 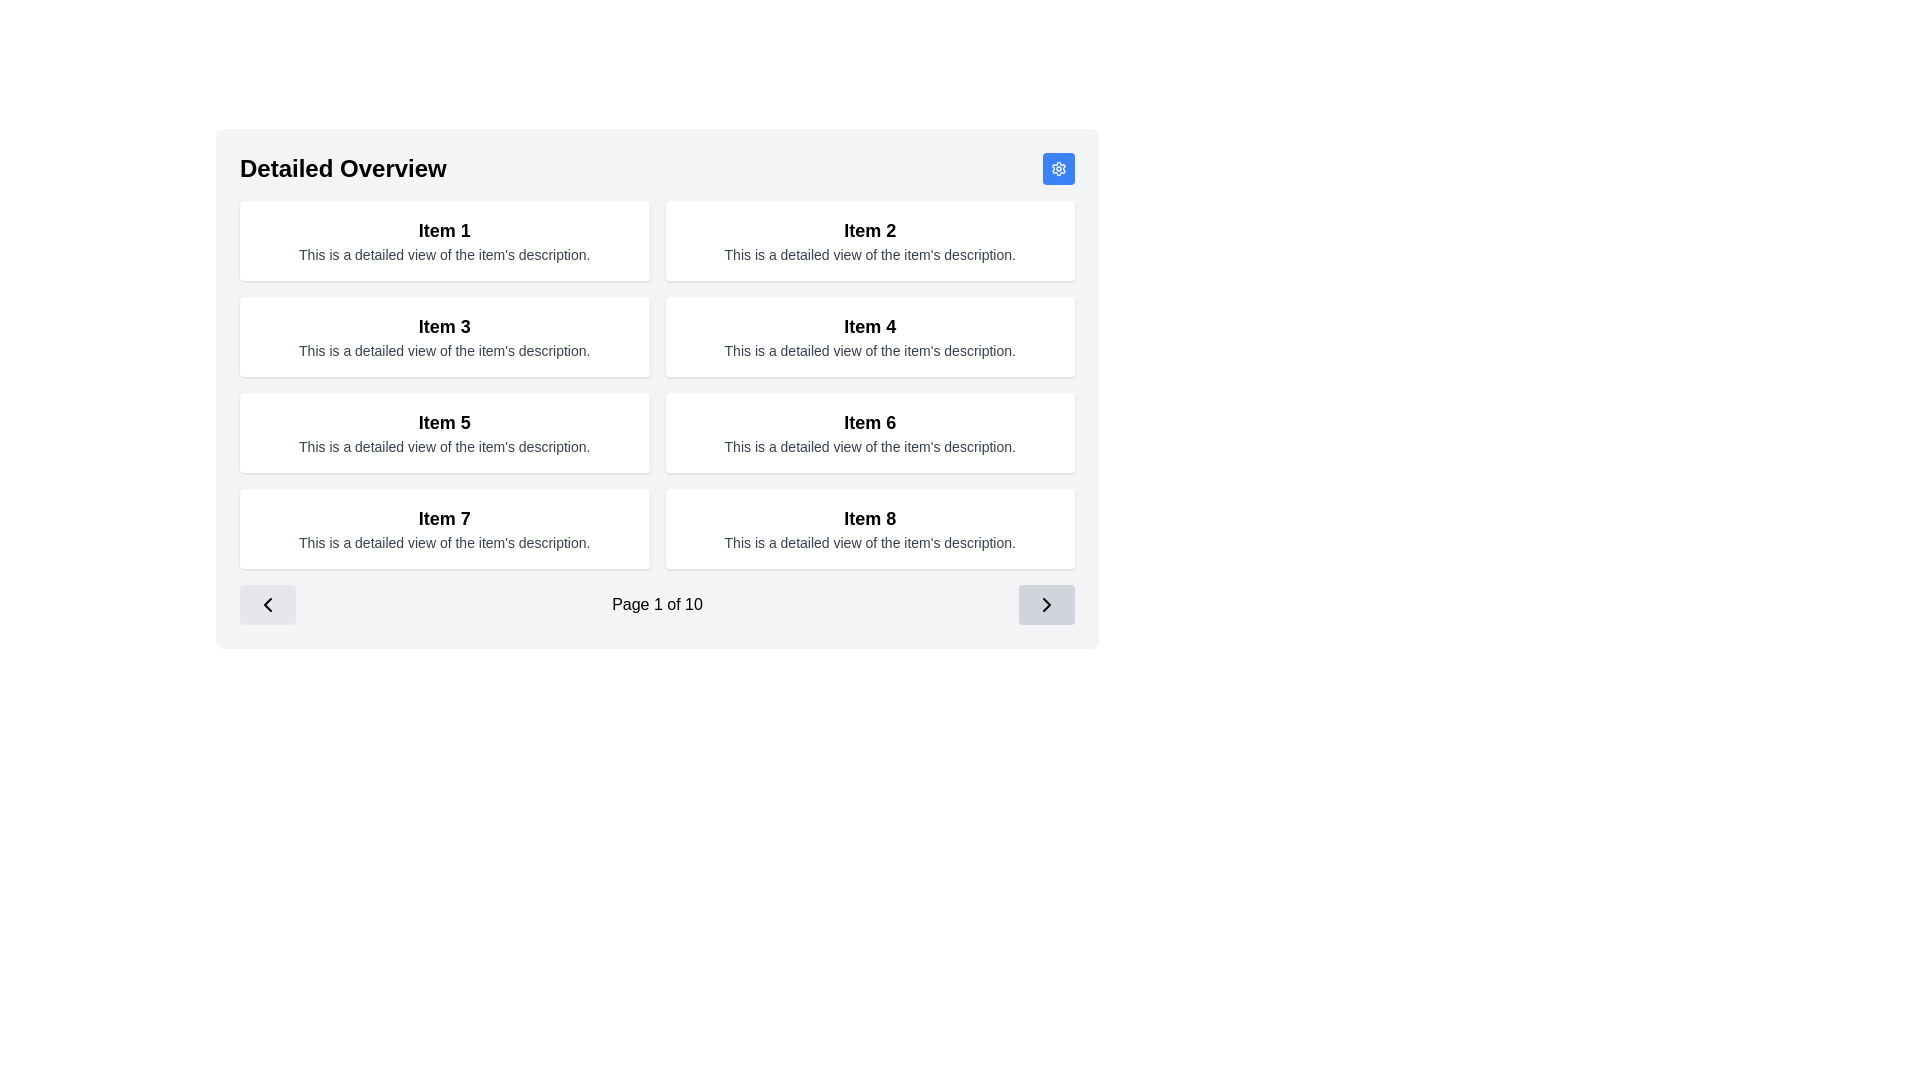 I want to click on static text element that displays the description "This is a detailed view of the item's description." below the title "Item 8" in a gray font, so click(x=870, y=543).